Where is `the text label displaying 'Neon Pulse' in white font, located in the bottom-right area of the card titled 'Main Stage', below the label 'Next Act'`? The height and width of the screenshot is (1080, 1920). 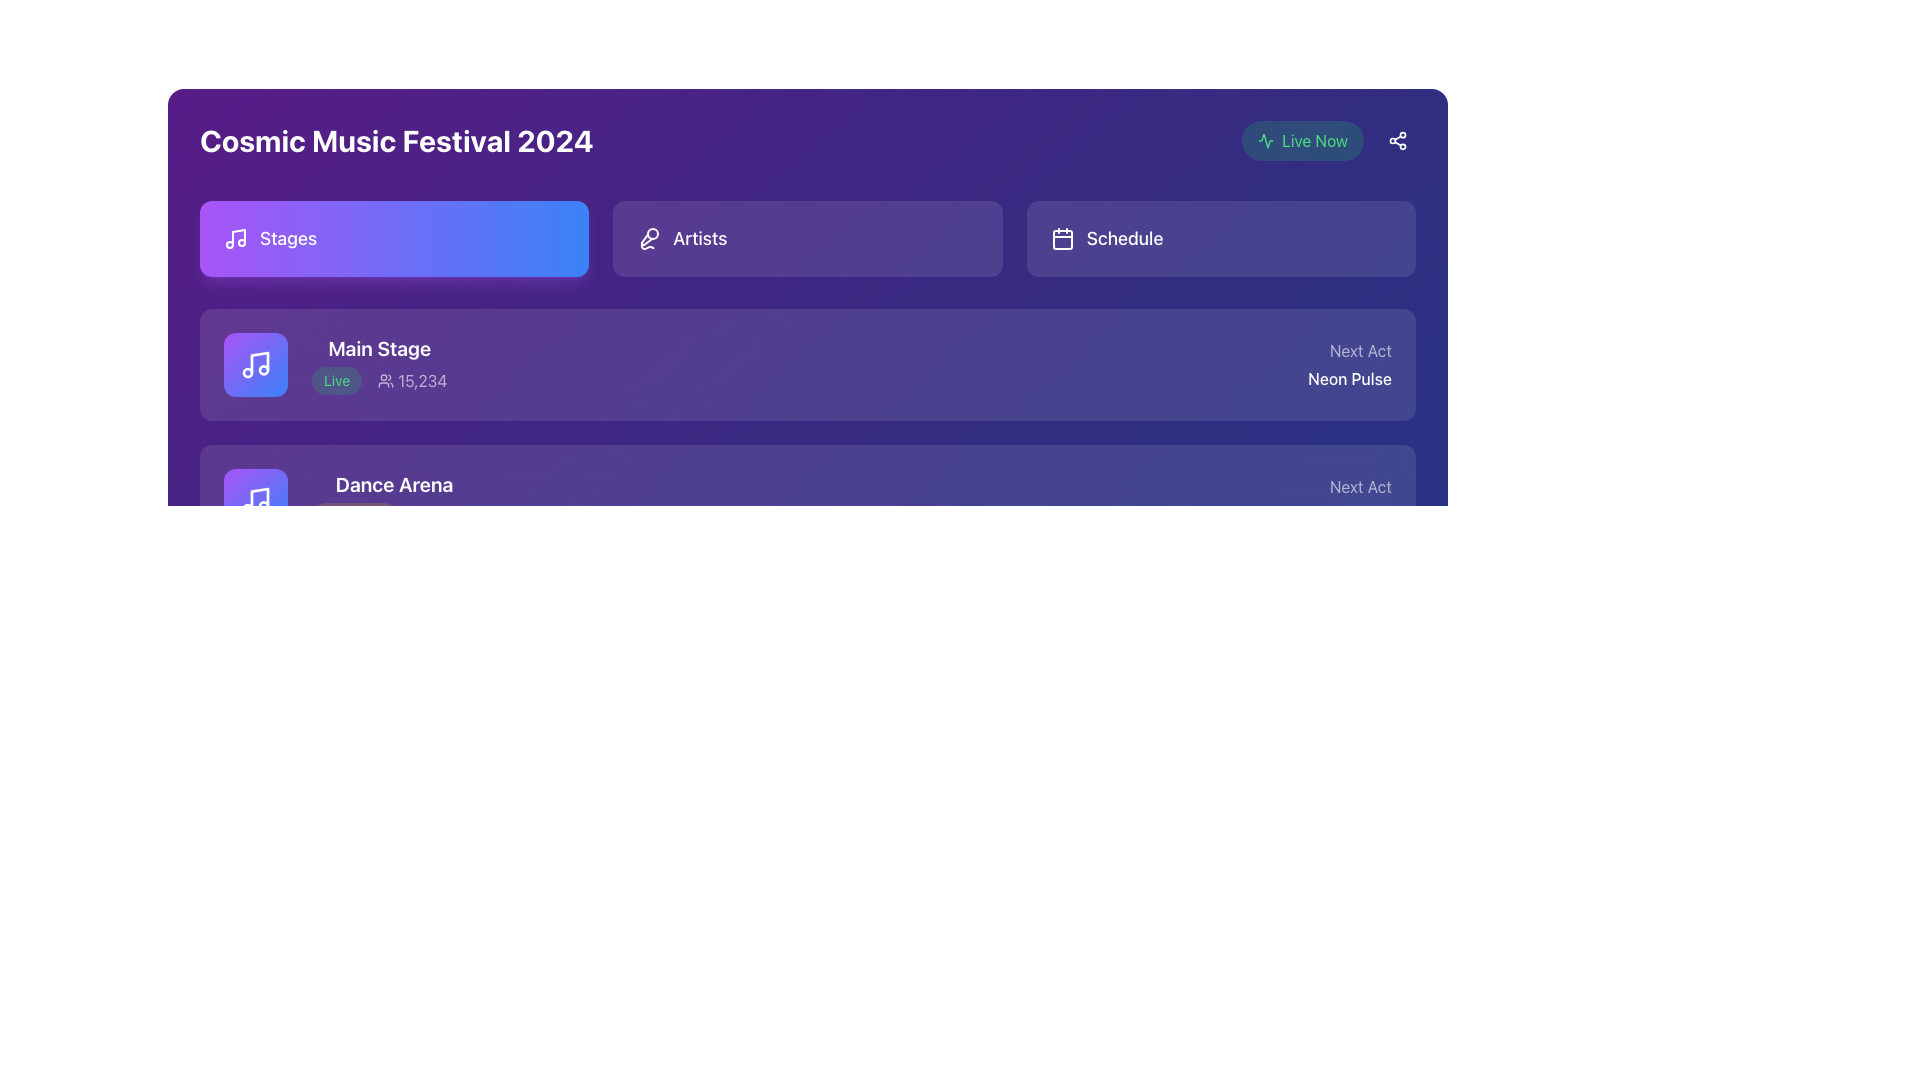
the text label displaying 'Neon Pulse' in white font, located in the bottom-right area of the card titled 'Main Stage', below the label 'Next Act' is located at coordinates (1350, 378).